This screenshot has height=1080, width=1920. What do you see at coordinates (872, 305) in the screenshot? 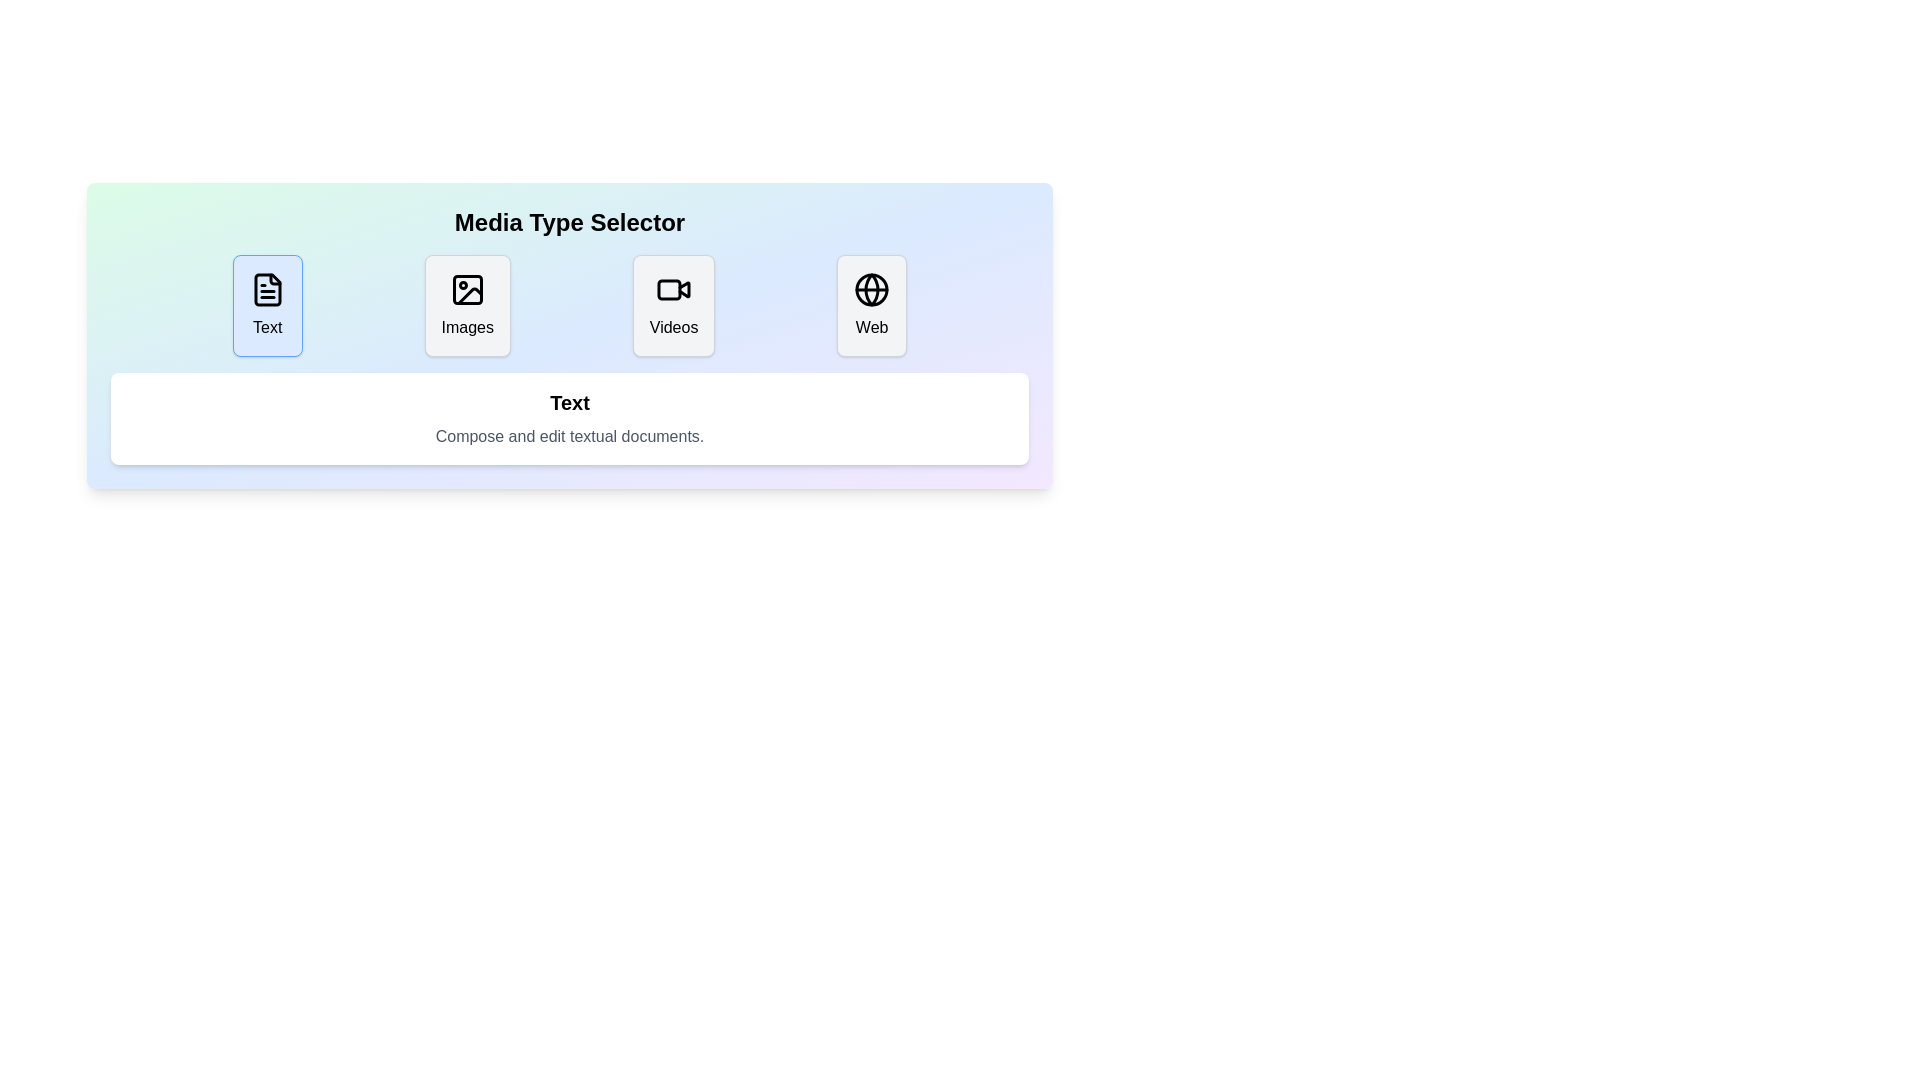
I see `the 'Web' button, which is a rectangular element with a light gray background, a thin gray border, a black globe icon at the top center, and the text 'Web' below the icon` at bounding box center [872, 305].